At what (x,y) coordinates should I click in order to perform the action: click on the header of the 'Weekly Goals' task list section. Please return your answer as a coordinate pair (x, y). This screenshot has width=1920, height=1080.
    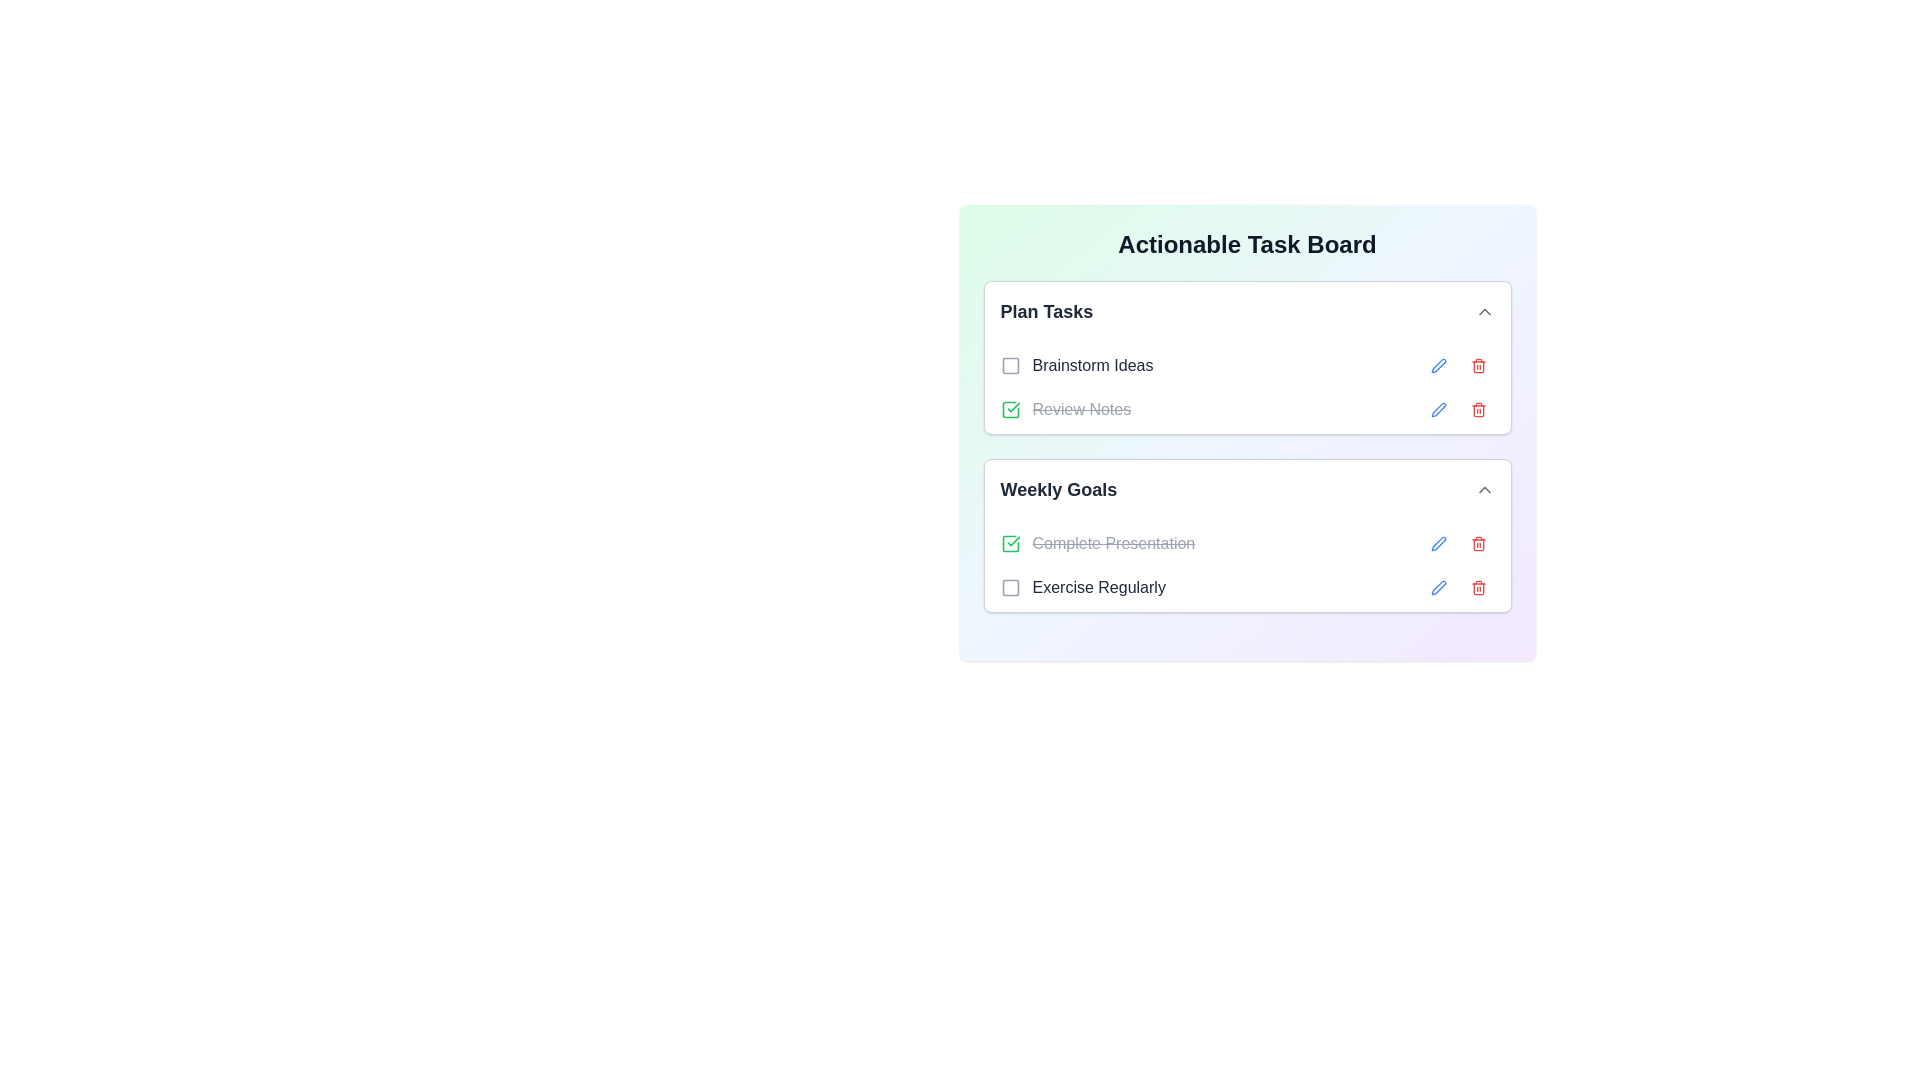
    Looking at the image, I should click on (1246, 535).